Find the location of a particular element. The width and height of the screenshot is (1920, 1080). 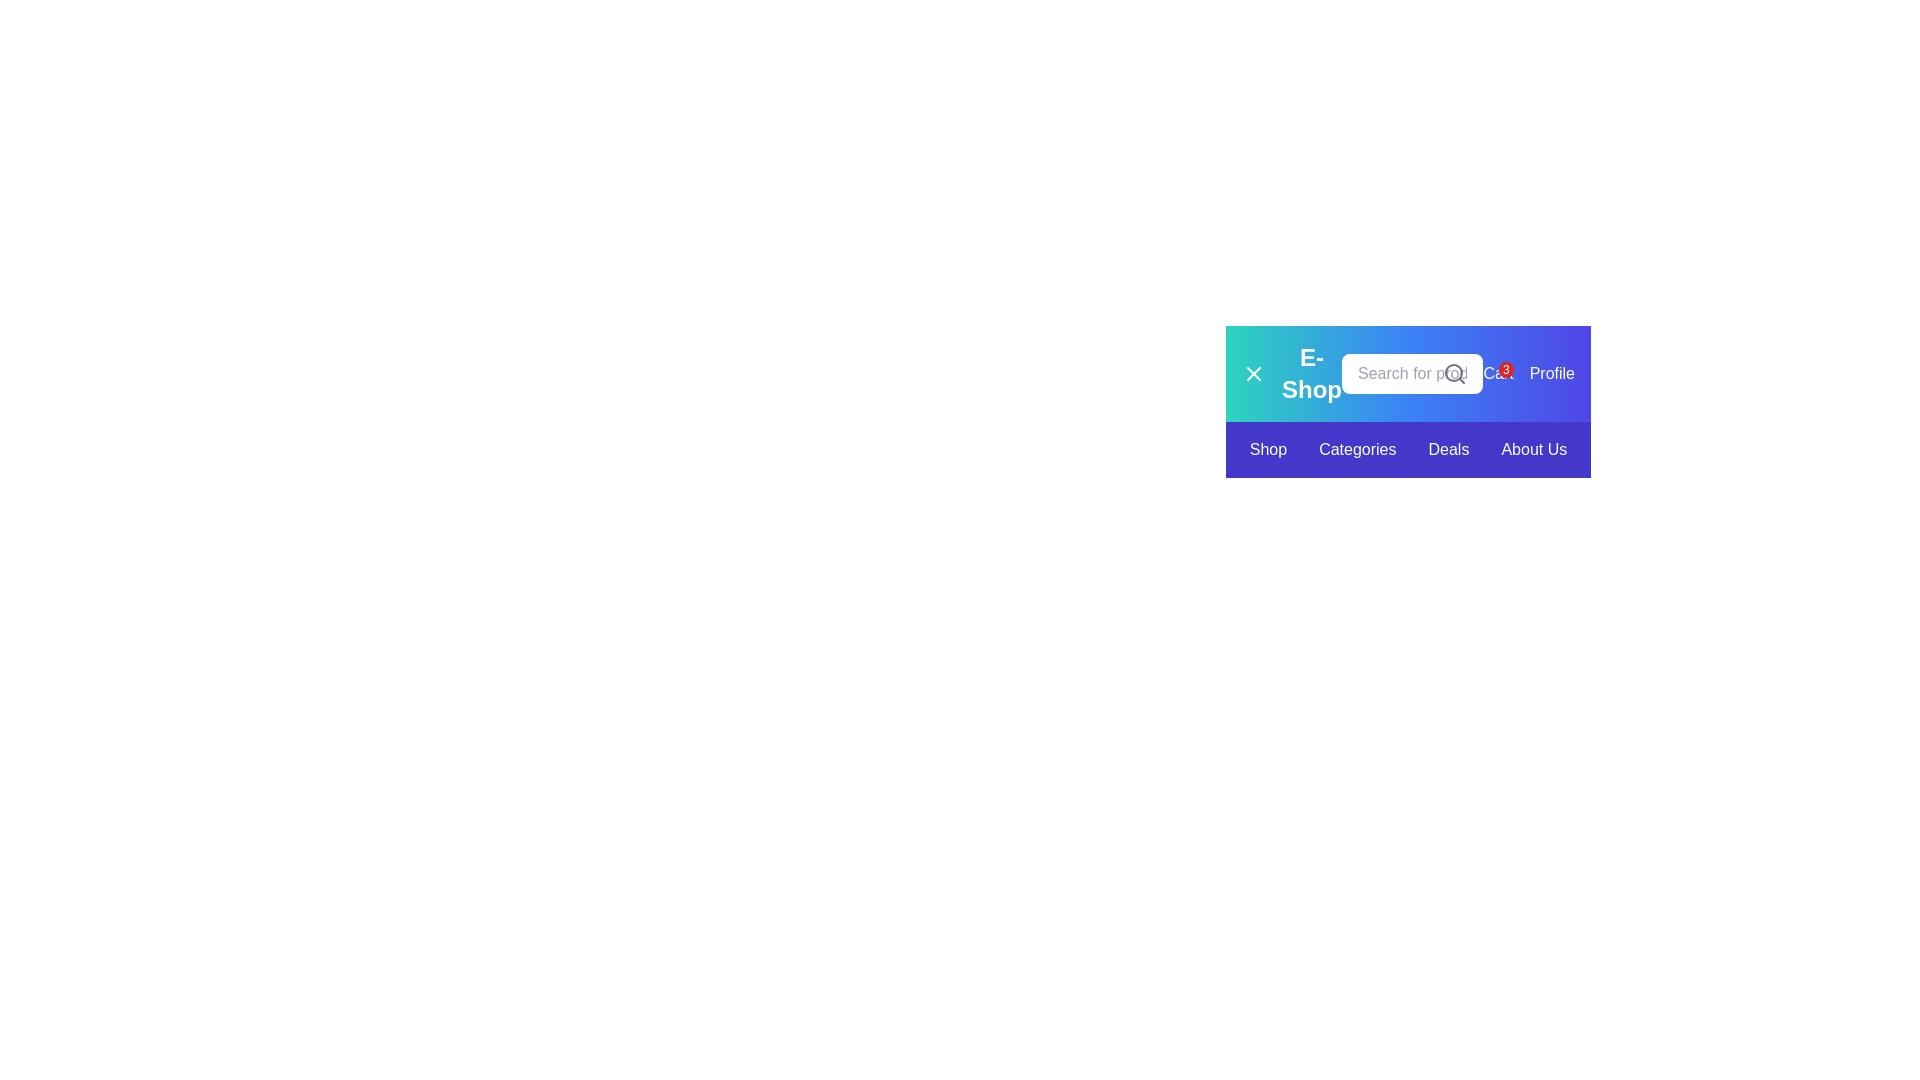

the value displayed on the Notification badge located at the top-right corner of the 'Cart3' element, which indicates the number of items in the shopping cart is located at coordinates (1506, 370).